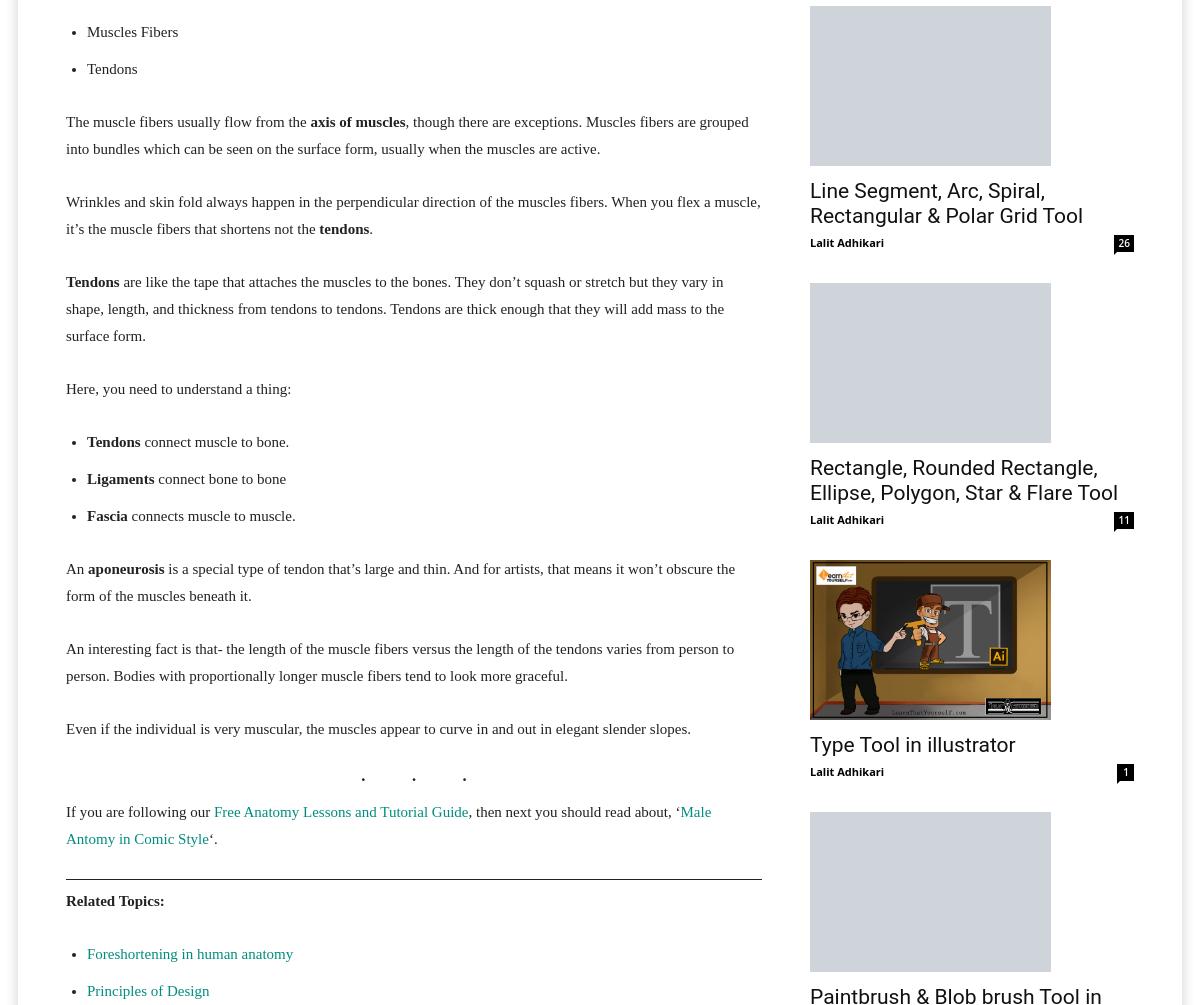 Image resolution: width=1200 pixels, height=1005 pixels. What do you see at coordinates (1124, 772) in the screenshot?
I see `'1'` at bounding box center [1124, 772].